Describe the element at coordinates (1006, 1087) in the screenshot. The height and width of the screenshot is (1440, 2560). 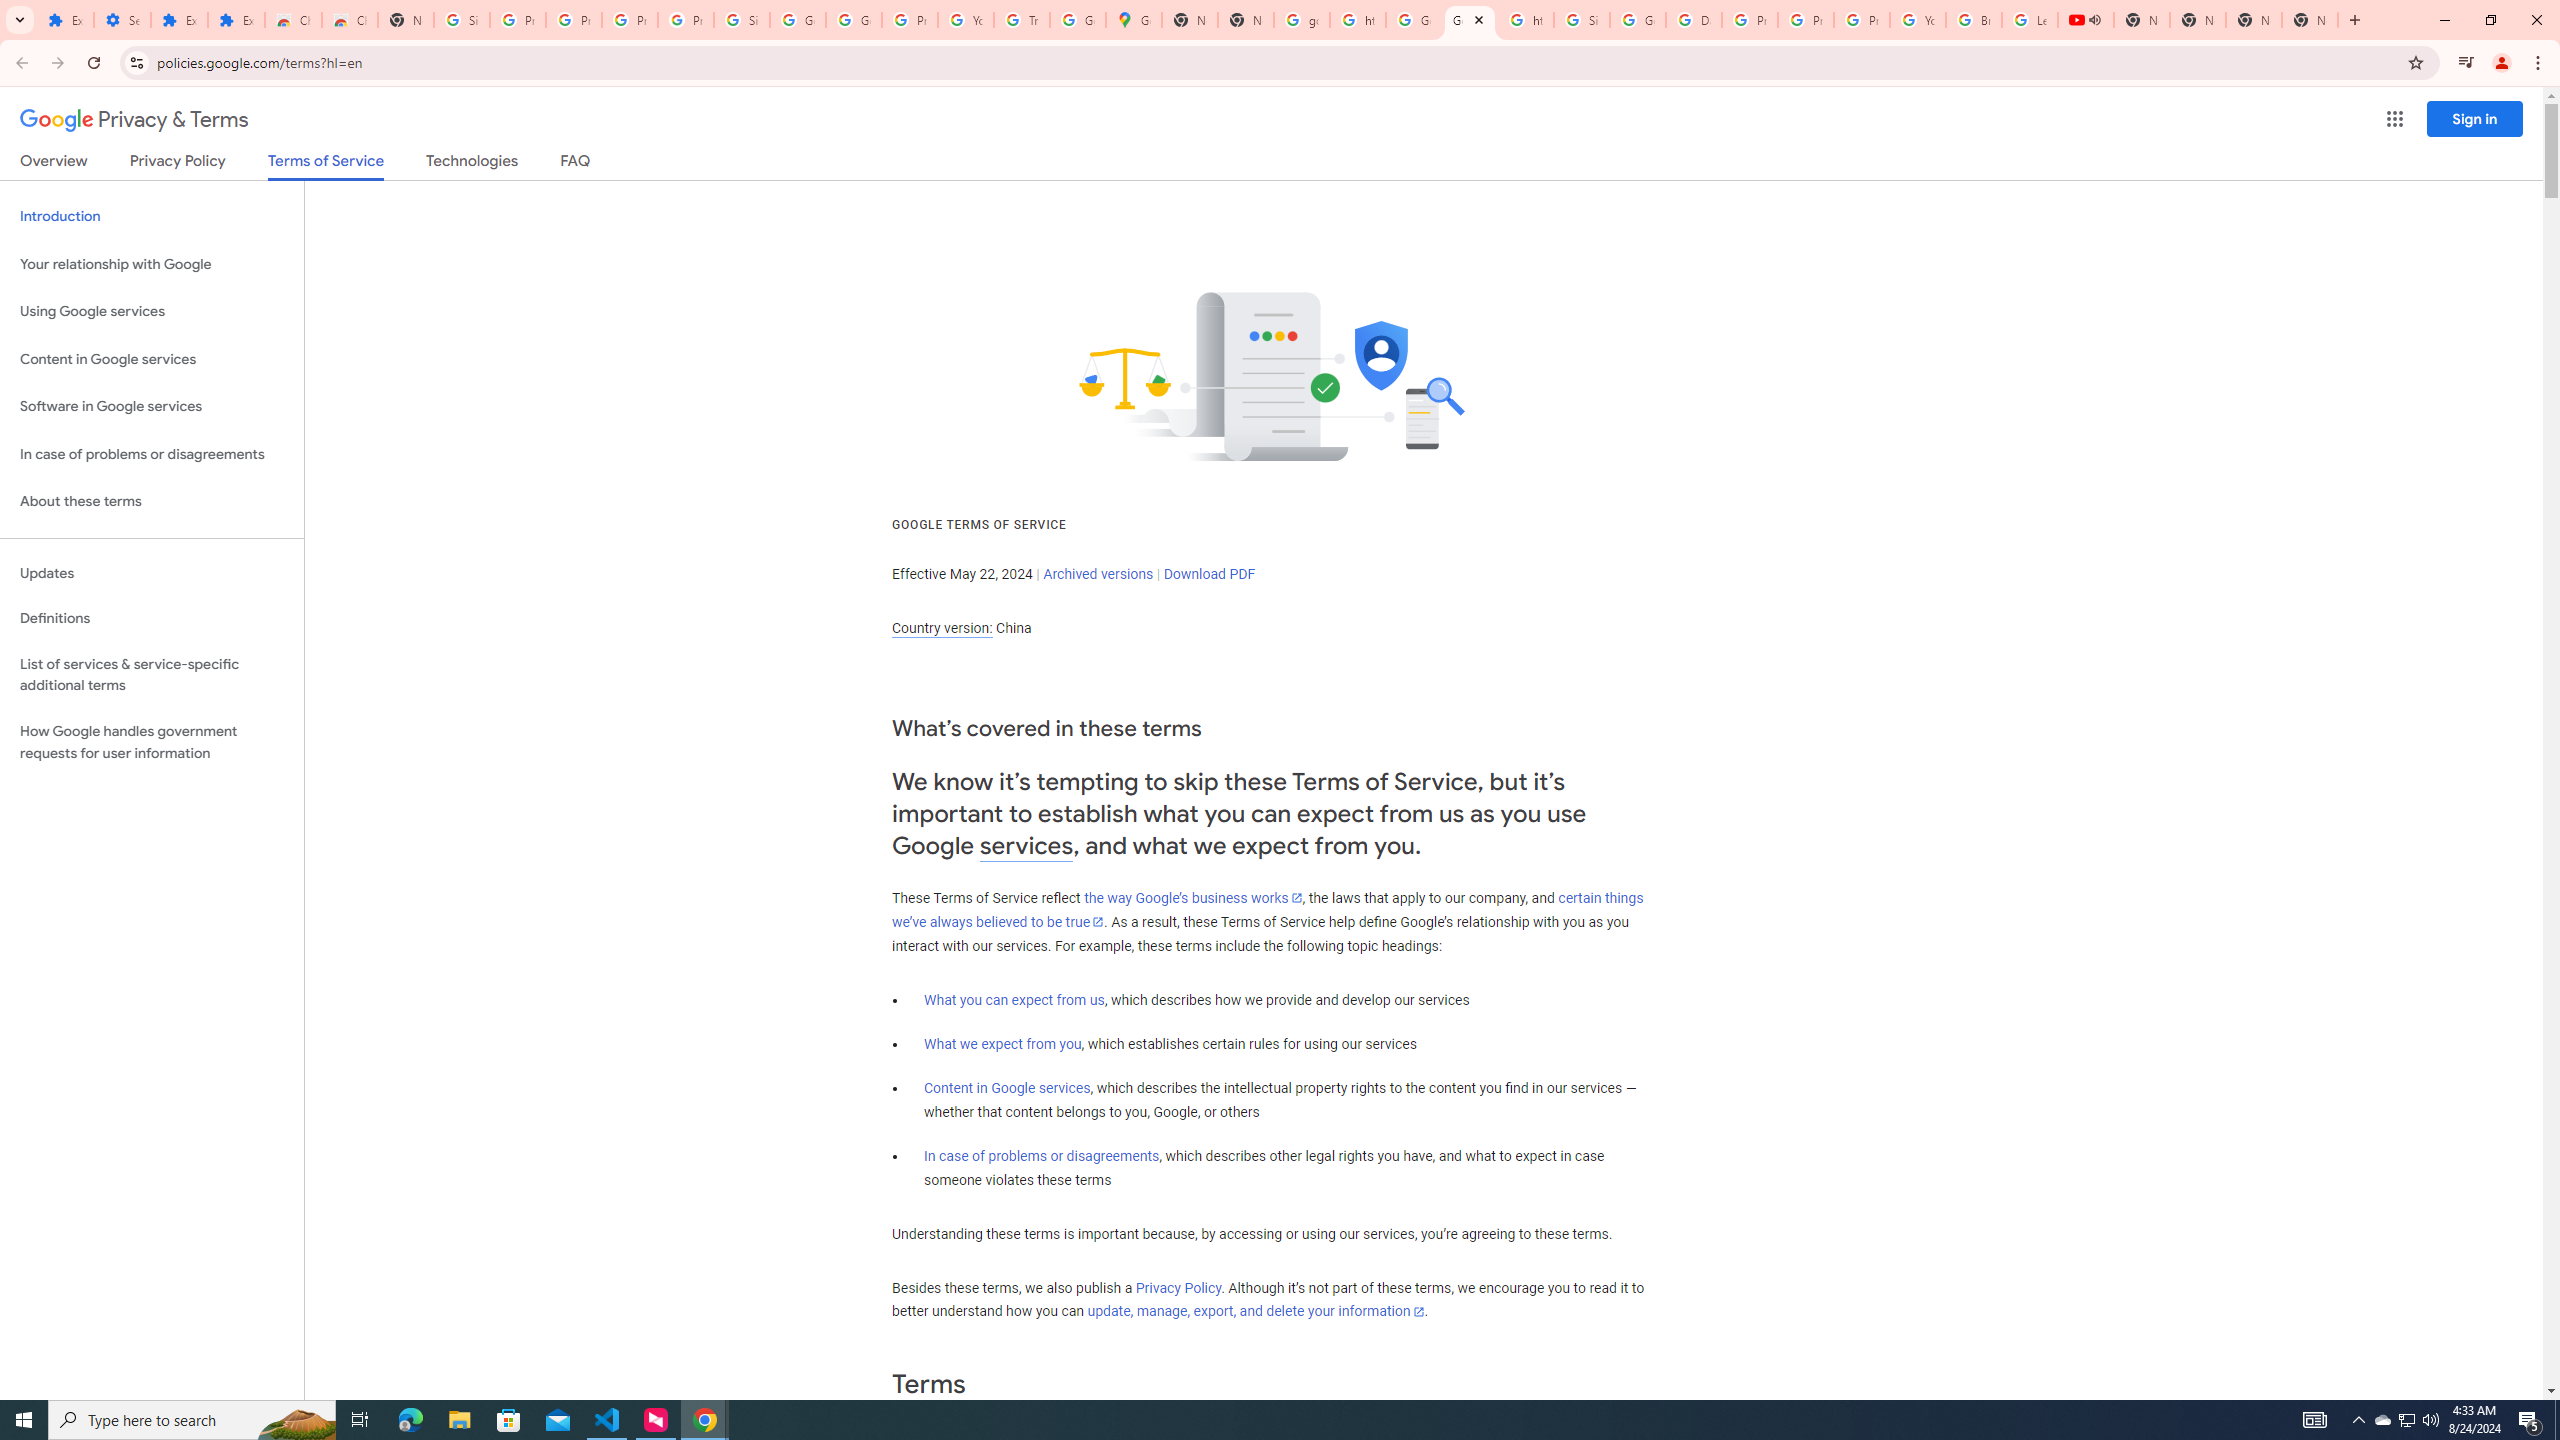
I see `'Content in Google services'` at that location.